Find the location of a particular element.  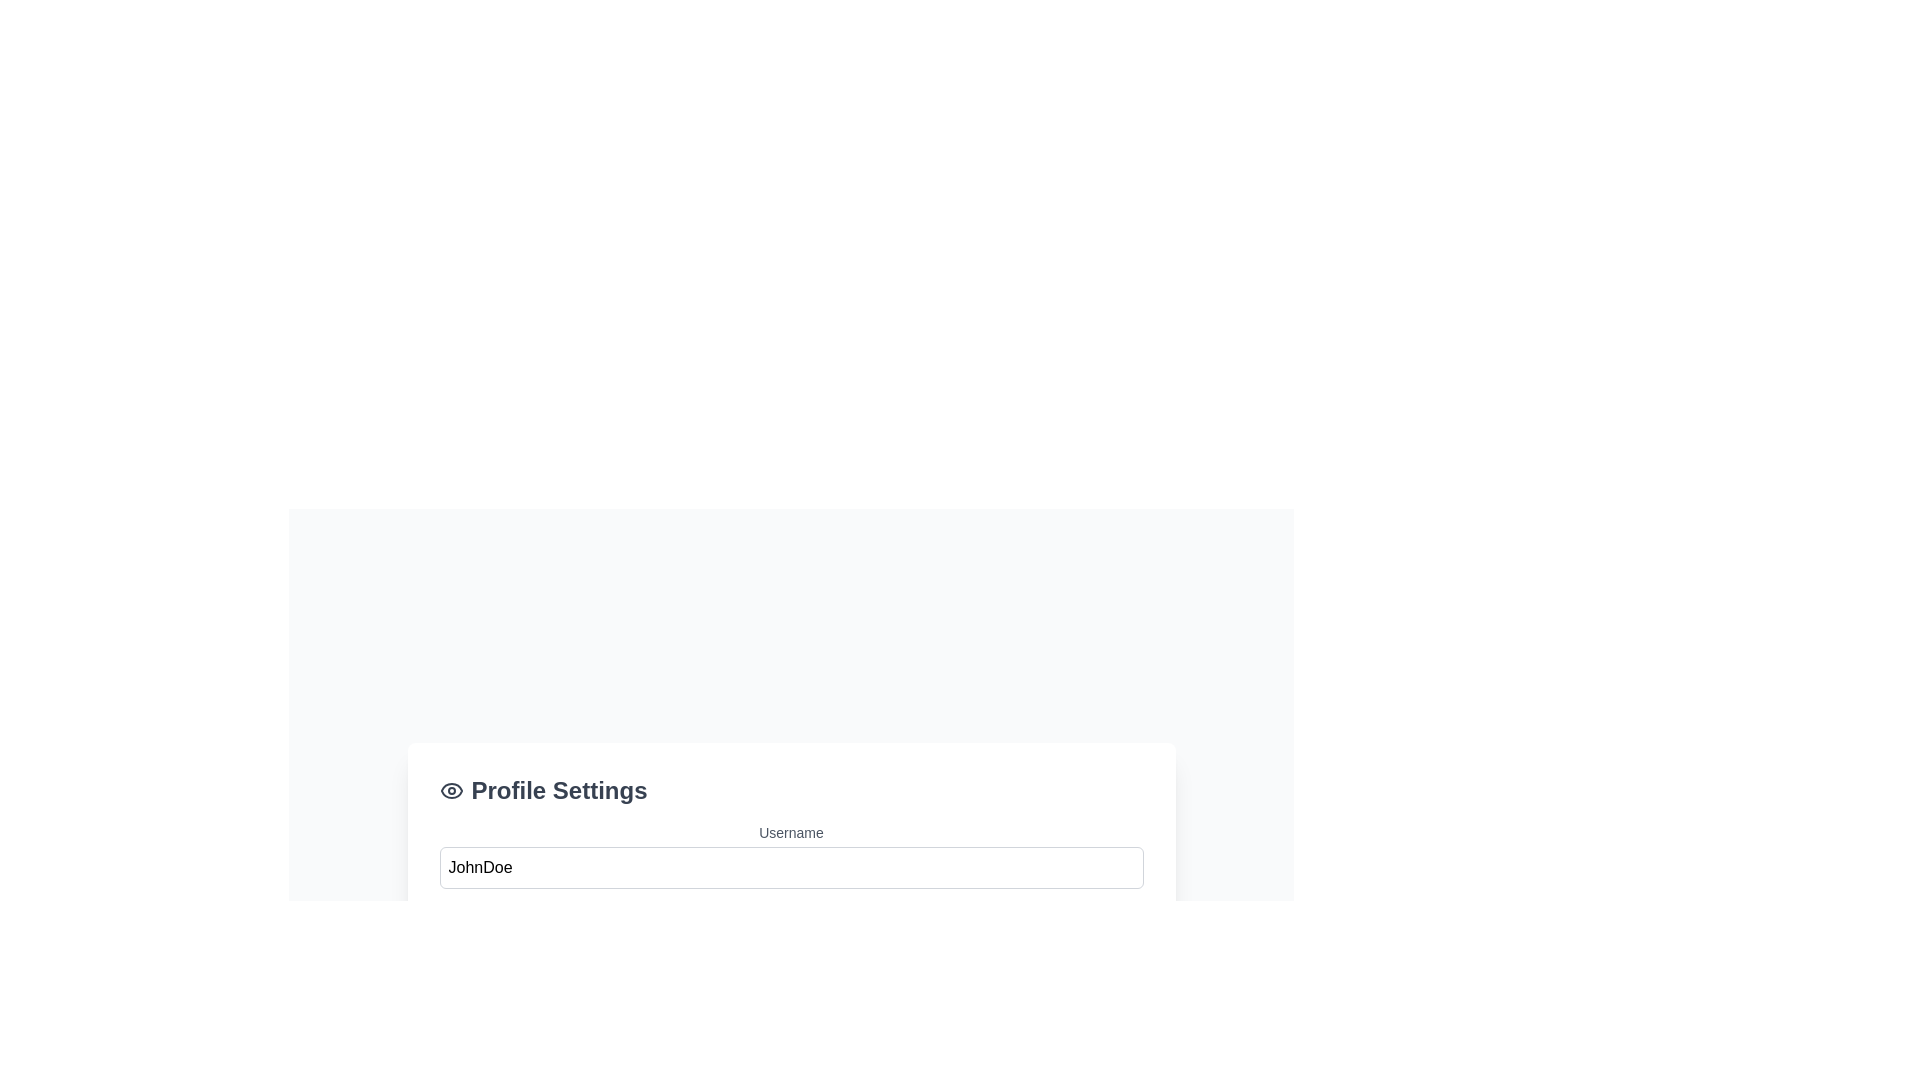

text label located at the top-left part of the 'Profile Settings' form section, which provides a hint for the input field below it is located at coordinates (790, 833).